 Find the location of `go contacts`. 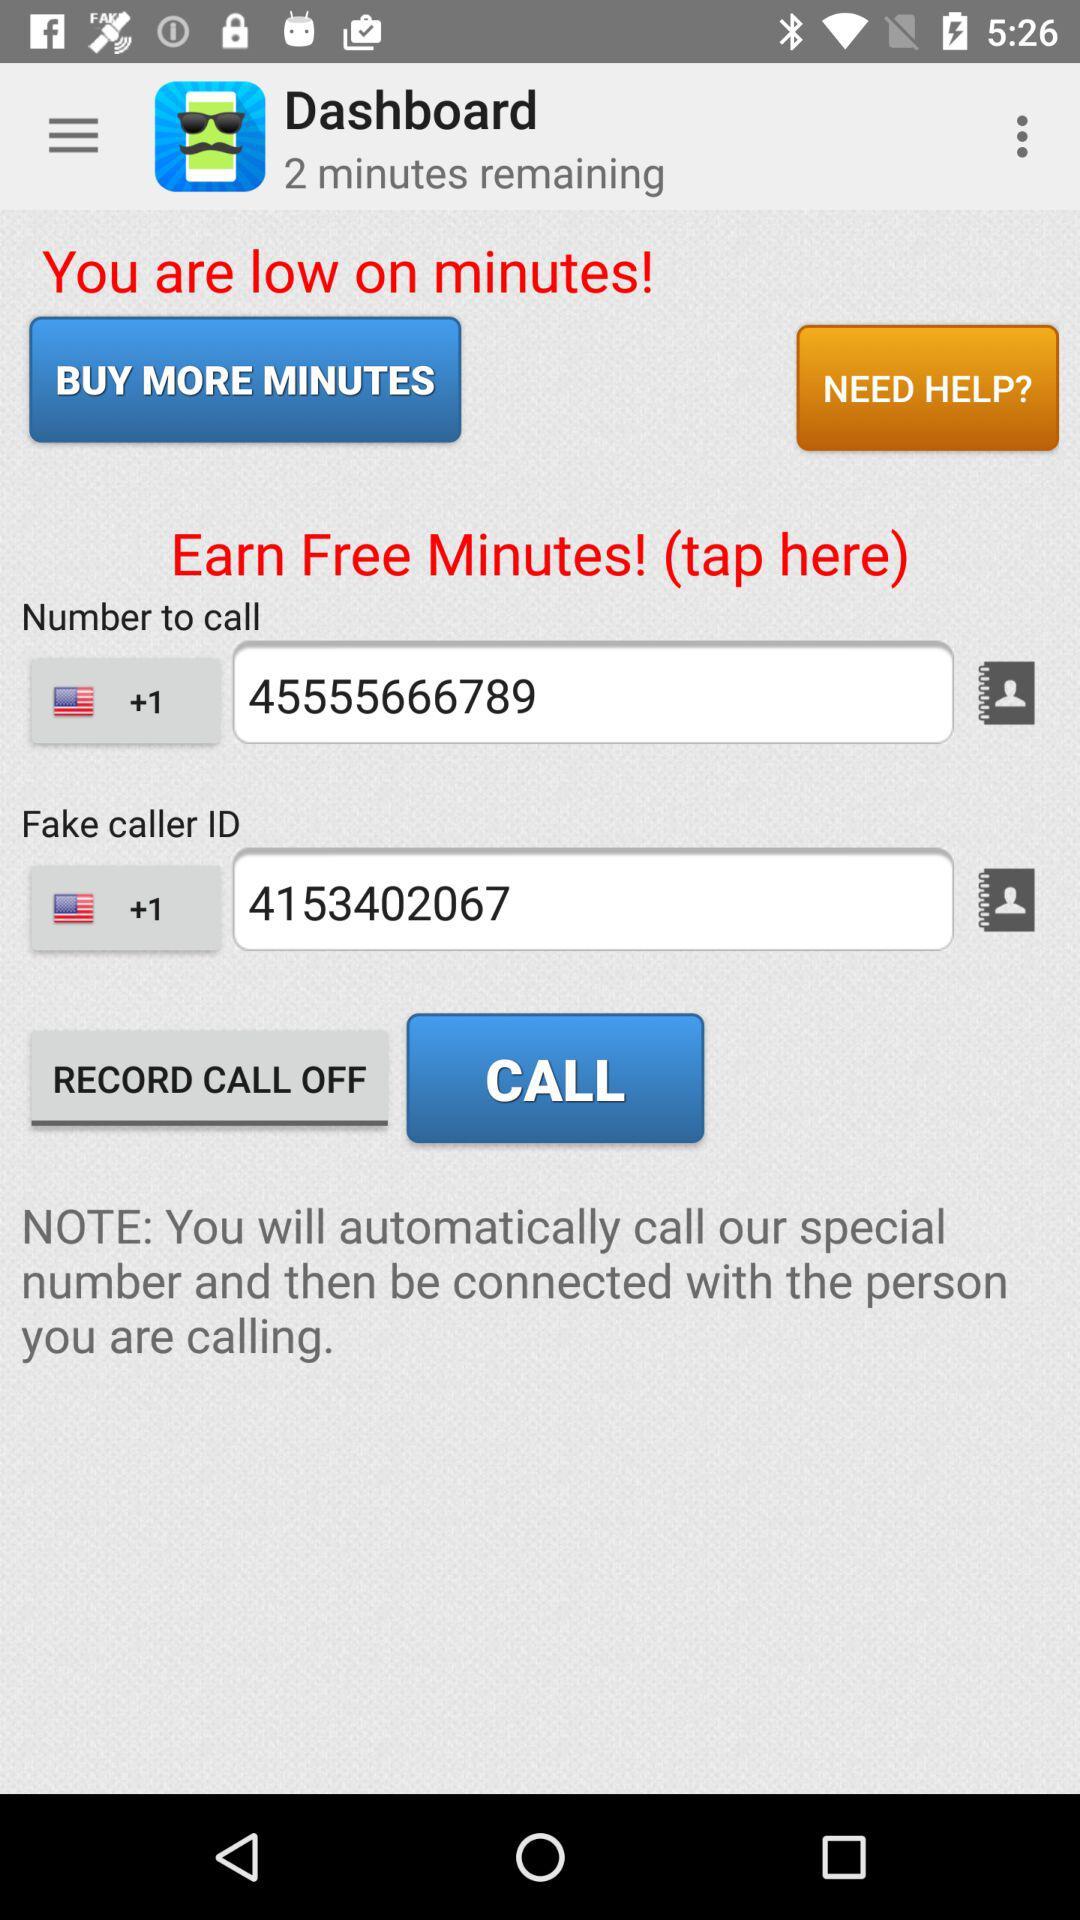

go contacts is located at coordinates (1006, 692).